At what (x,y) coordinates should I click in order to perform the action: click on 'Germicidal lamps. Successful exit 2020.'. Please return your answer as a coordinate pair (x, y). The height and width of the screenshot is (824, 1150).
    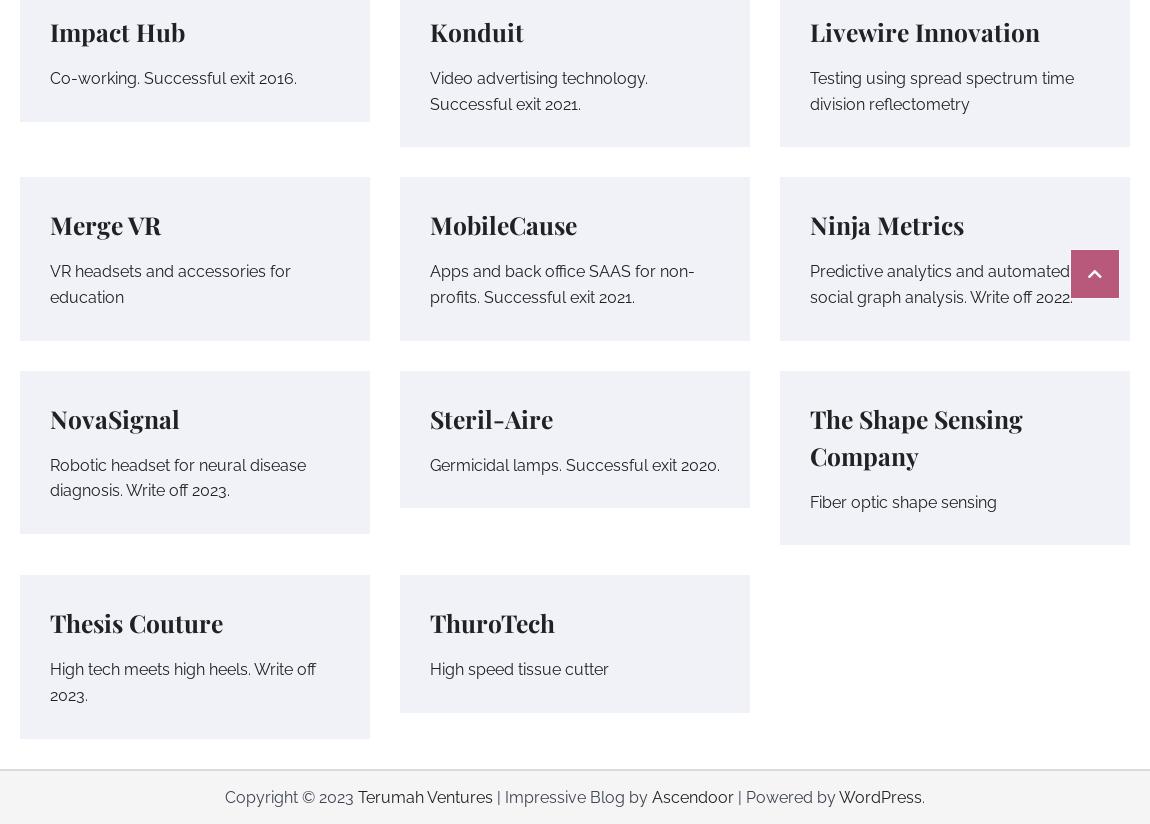
    Looking at the image, I should click on (575, 464).